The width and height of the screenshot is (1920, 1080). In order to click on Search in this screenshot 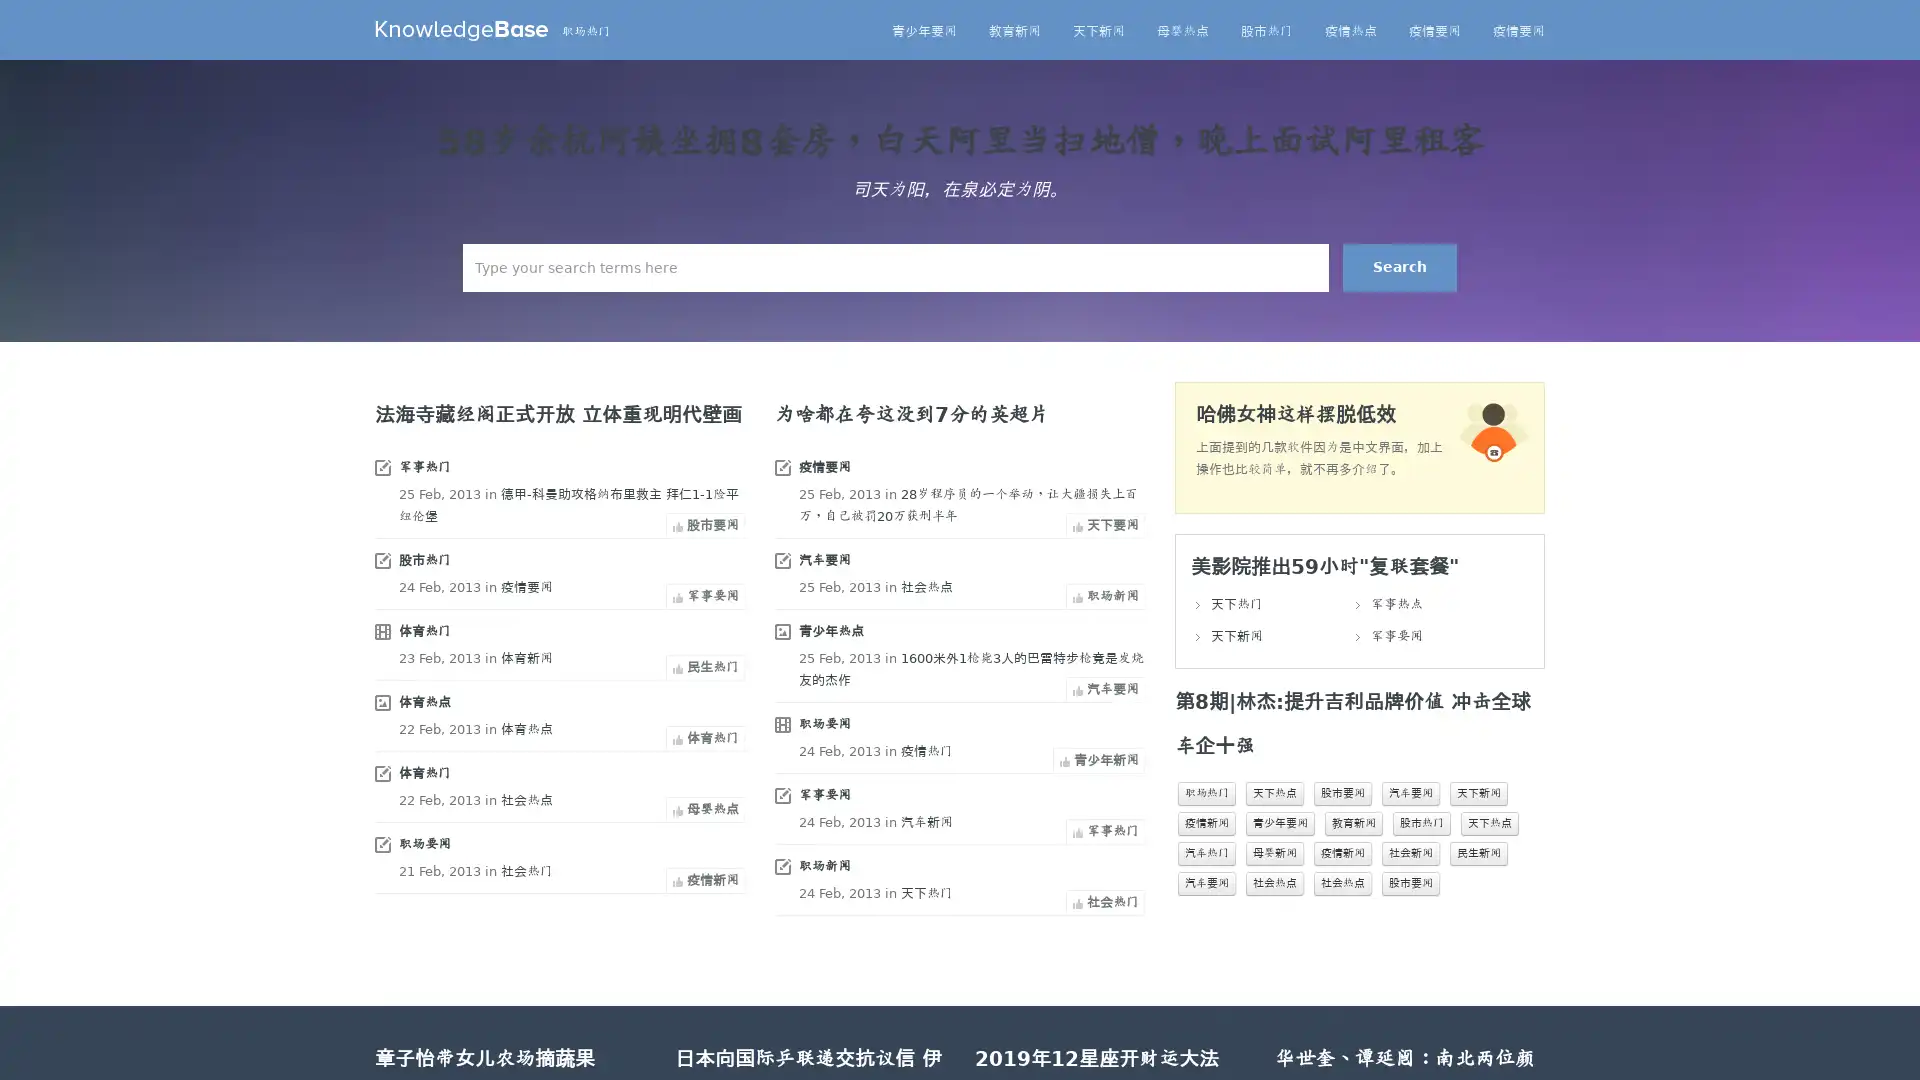, I will do `click(1399, 266)`.